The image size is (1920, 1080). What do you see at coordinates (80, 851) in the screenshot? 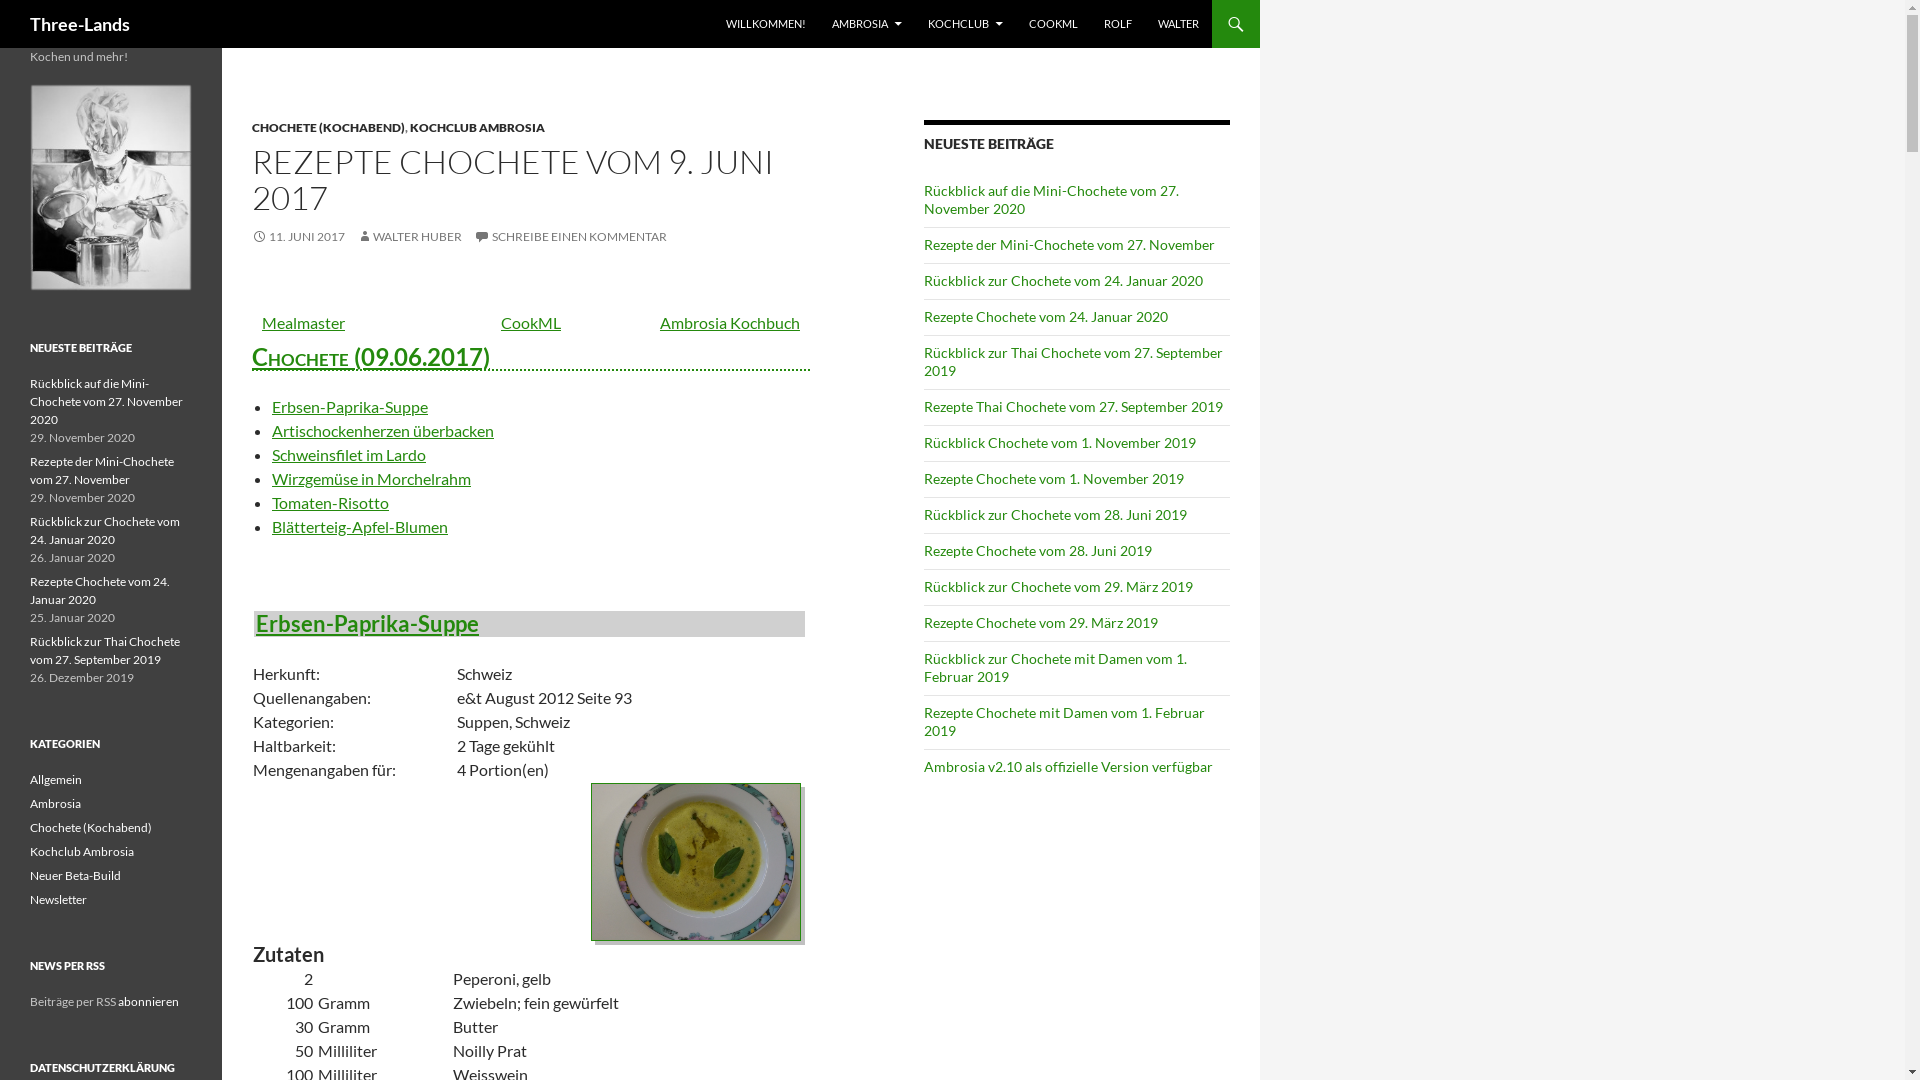
I see `'Kochclub Ambrosia'` at bounding box center [80, 851].